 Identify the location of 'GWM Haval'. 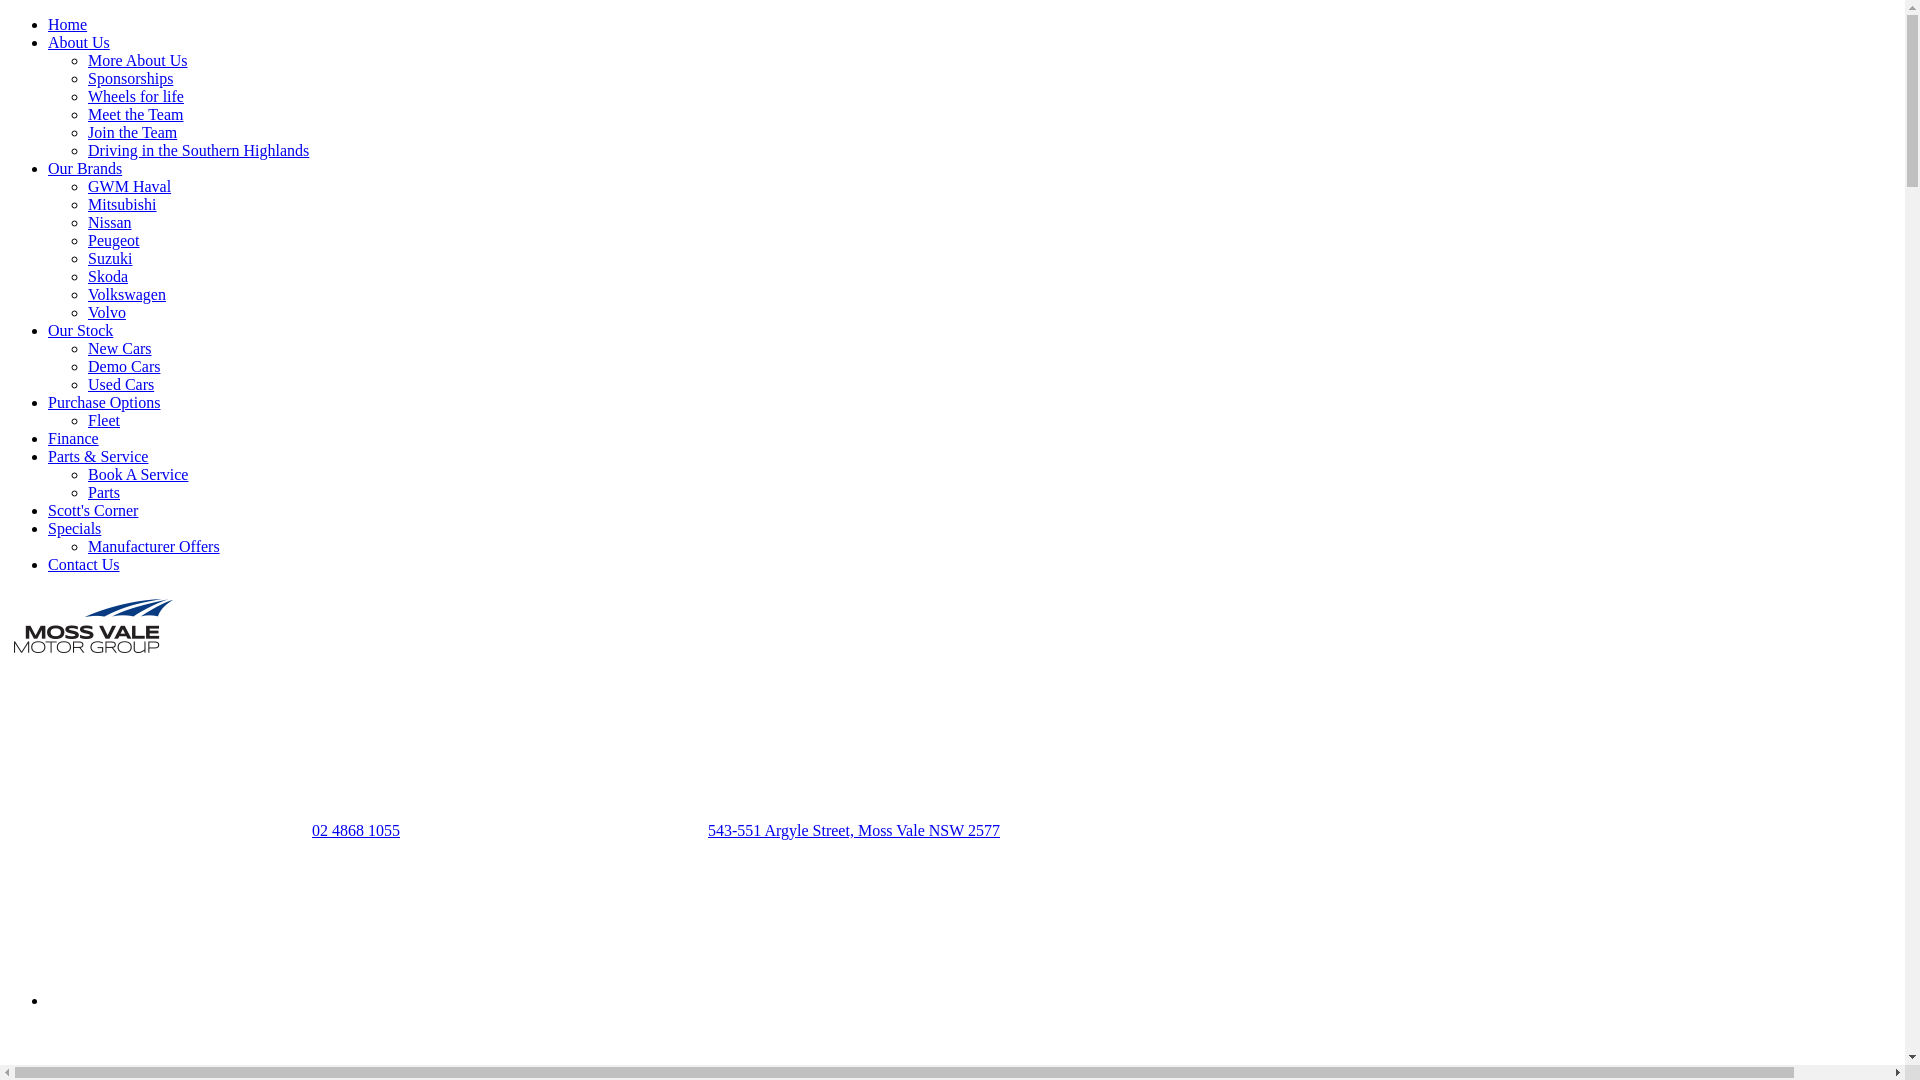
(128, 186).